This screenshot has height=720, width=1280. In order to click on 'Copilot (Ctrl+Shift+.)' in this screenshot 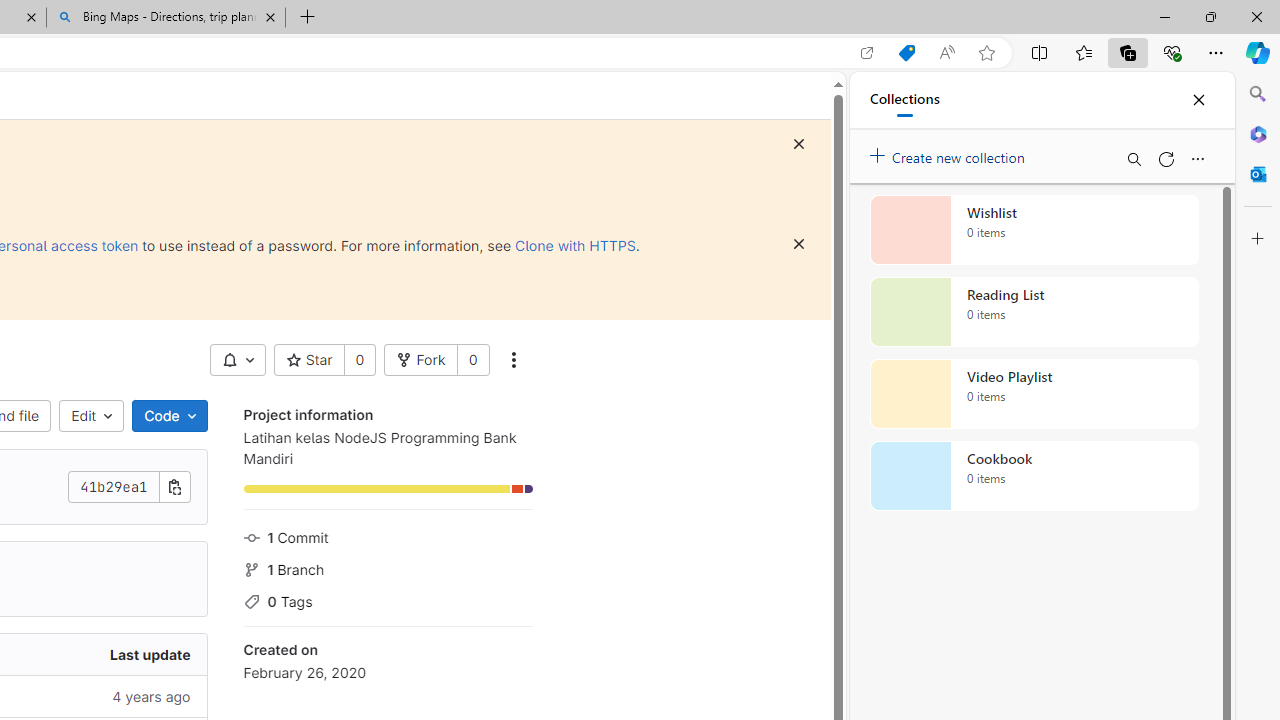, I will do `click(1257, 51)`.